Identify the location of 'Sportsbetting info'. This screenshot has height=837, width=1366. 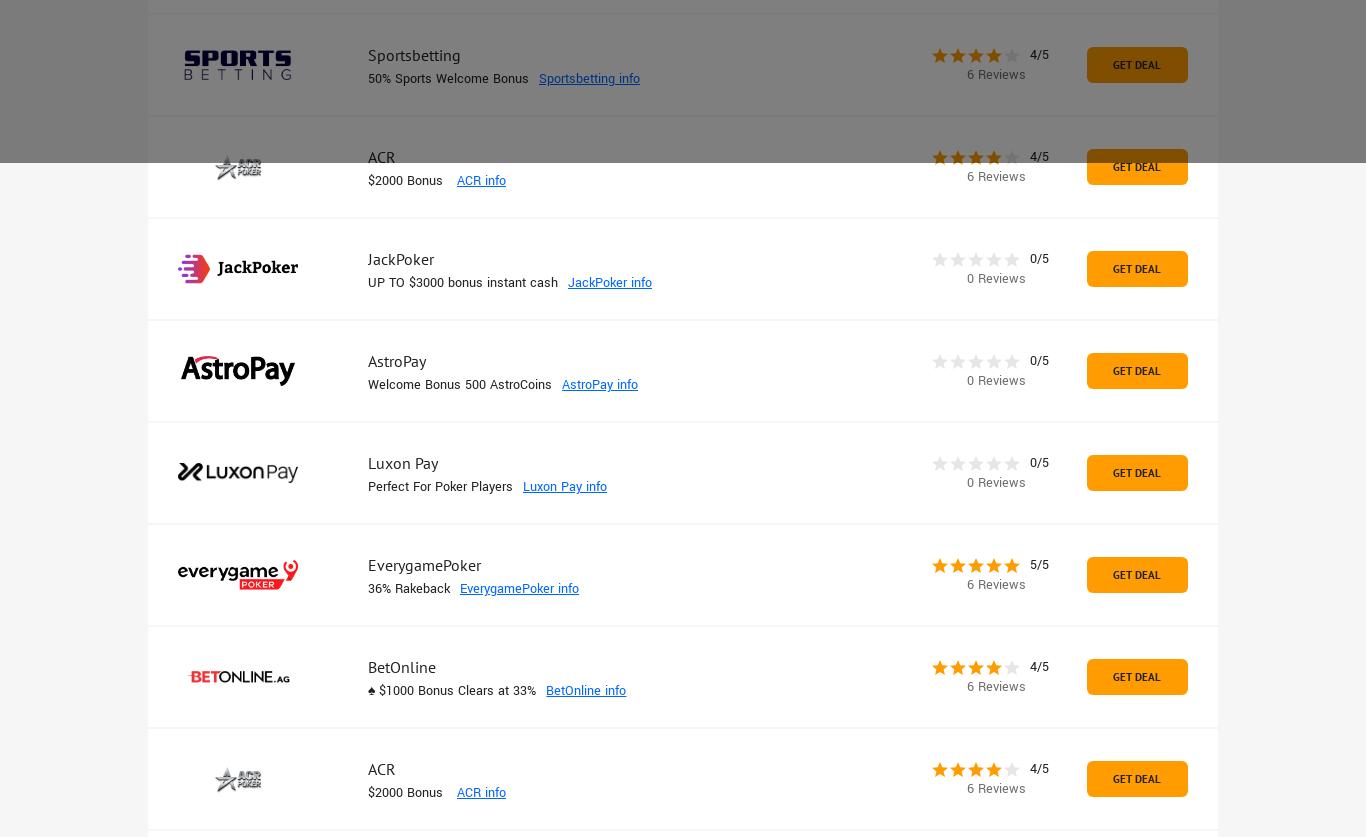
(588, 79).